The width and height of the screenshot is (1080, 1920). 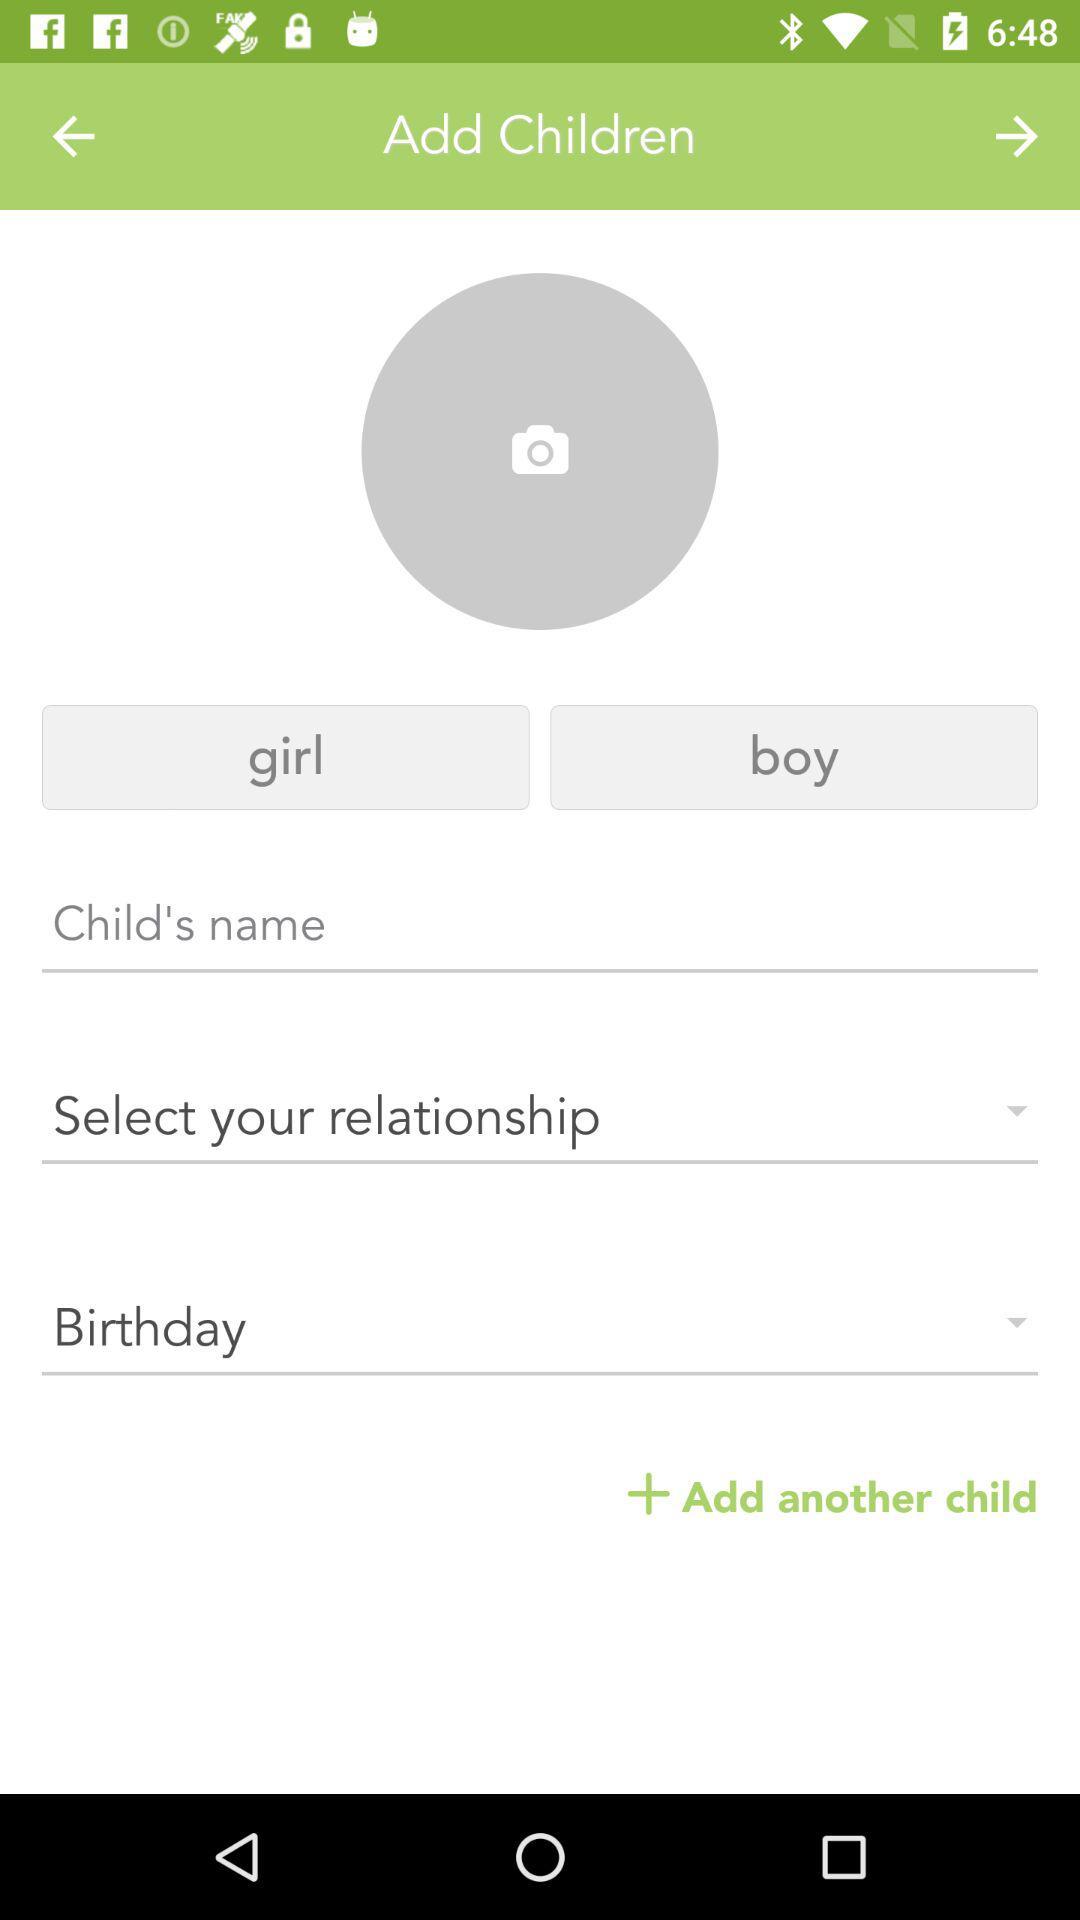 What do you see at coordinates (540, 135) in the screenshot?
I see `the add children icon` at bounding box center [540, 135].